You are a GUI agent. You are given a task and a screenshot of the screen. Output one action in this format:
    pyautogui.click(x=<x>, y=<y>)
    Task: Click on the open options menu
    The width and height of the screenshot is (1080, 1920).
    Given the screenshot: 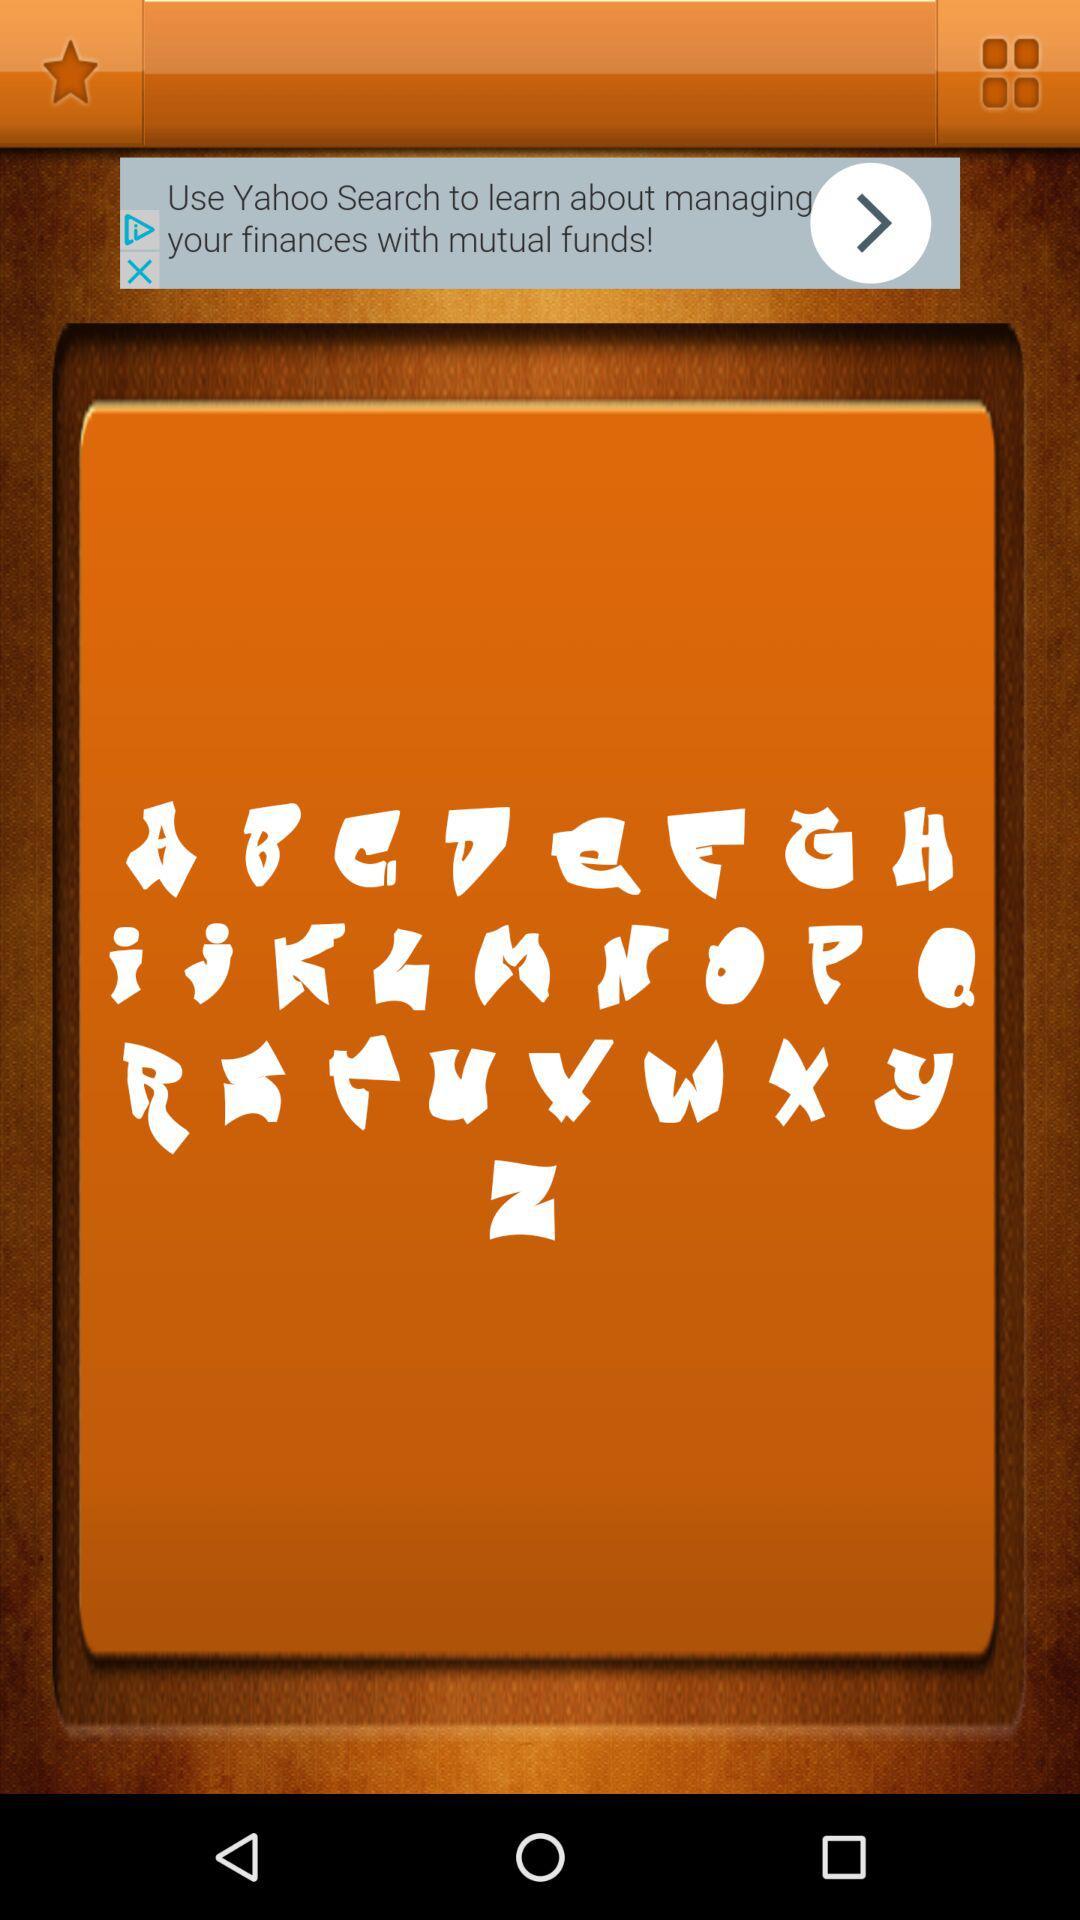 What is the action you would take?
    pyautogui.click(x=1007, y=72)
    